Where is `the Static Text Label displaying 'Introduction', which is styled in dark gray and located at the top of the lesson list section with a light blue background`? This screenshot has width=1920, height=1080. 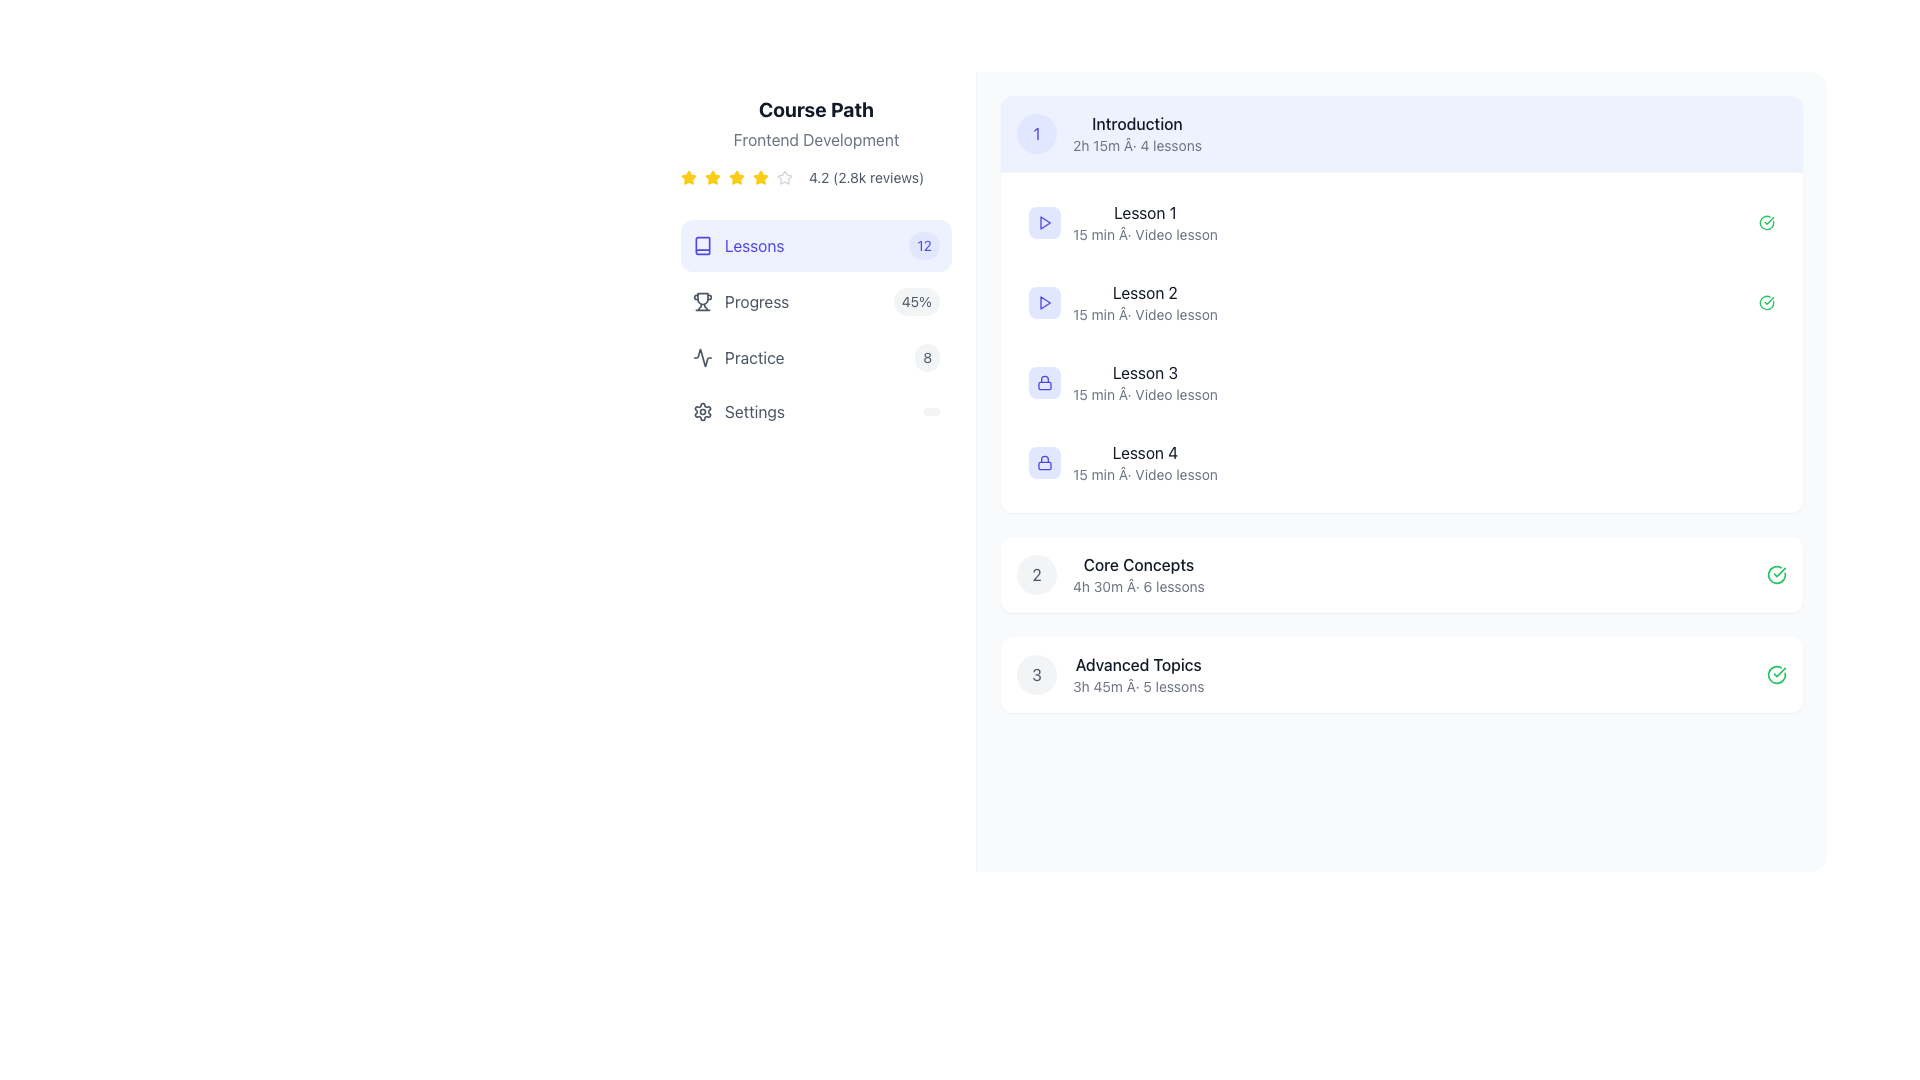 the Static Text Label displaying 'Introduction', which is styled in dark gray and located at the top of the lesson list section with a light blue background is located at coordinates (1137, 123).